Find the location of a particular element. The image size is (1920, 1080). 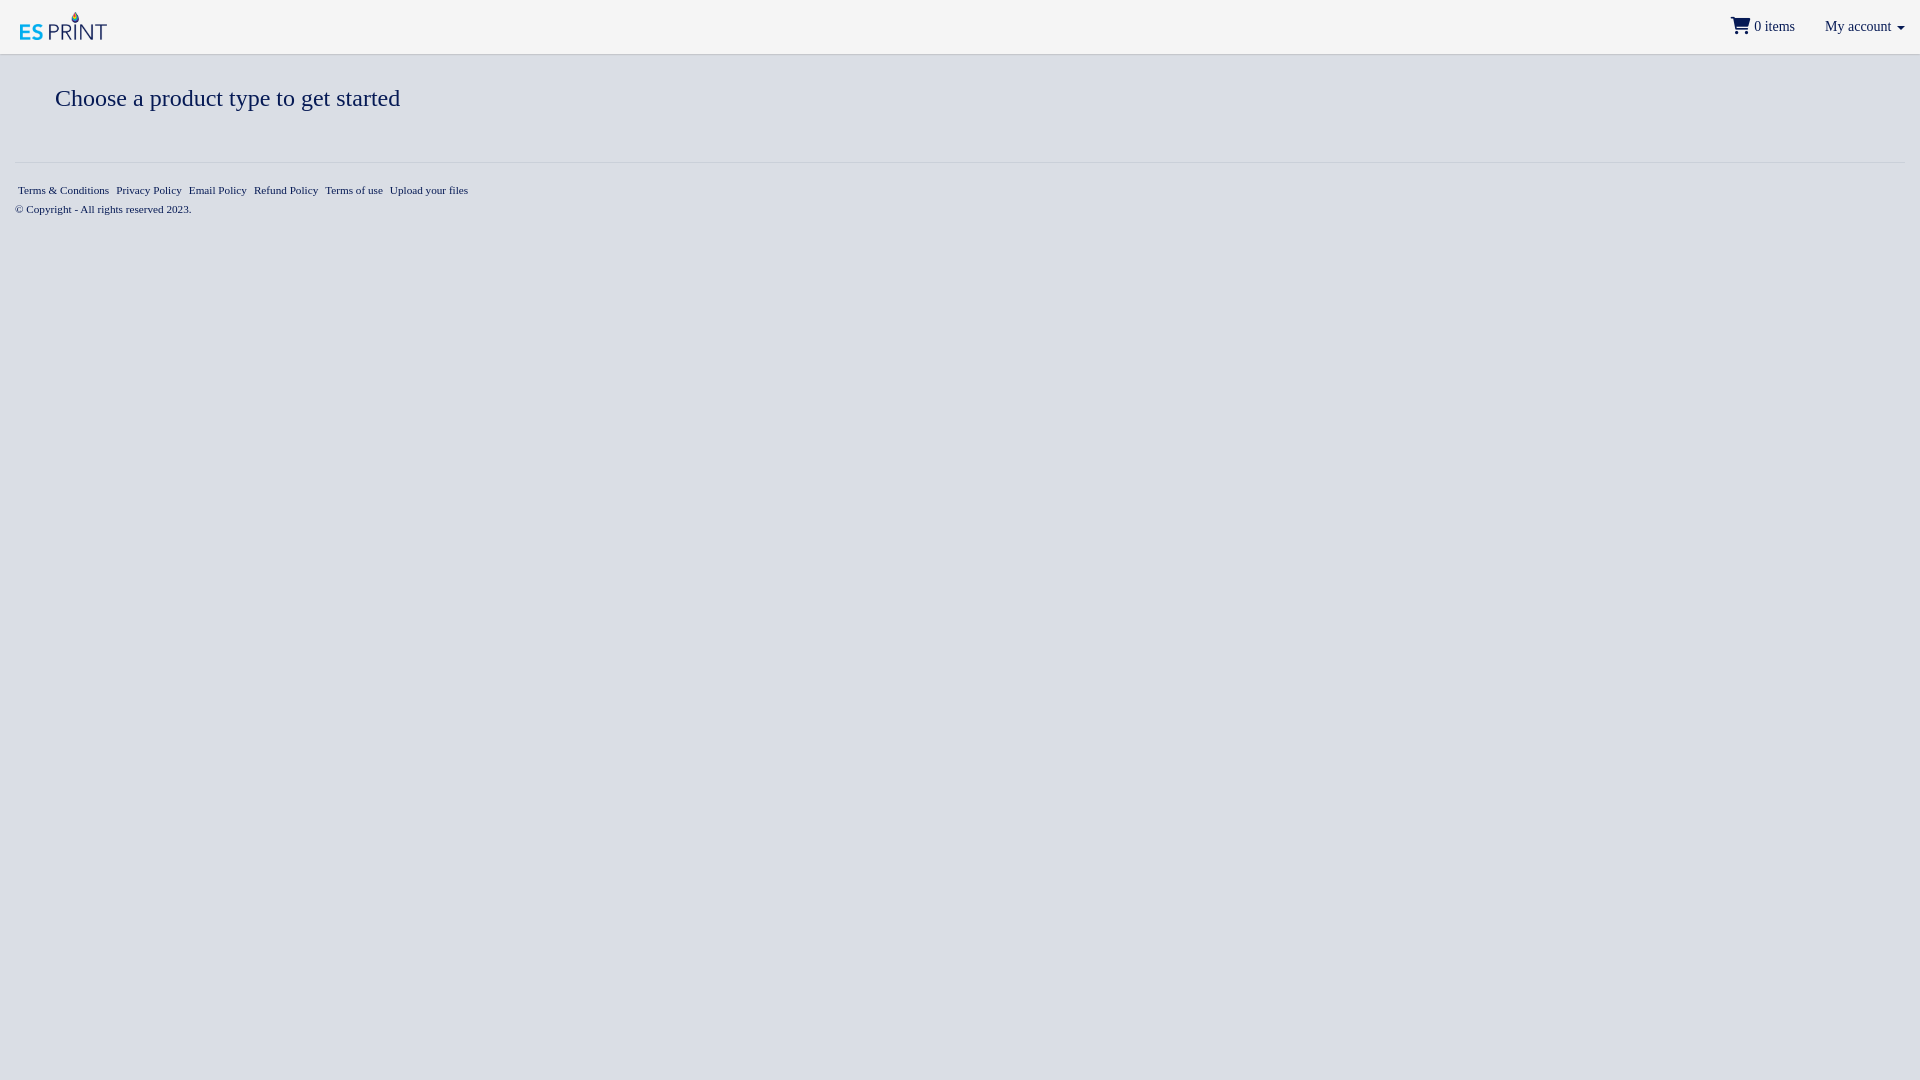

' 0 items' is located at coordinates (1762, 27).